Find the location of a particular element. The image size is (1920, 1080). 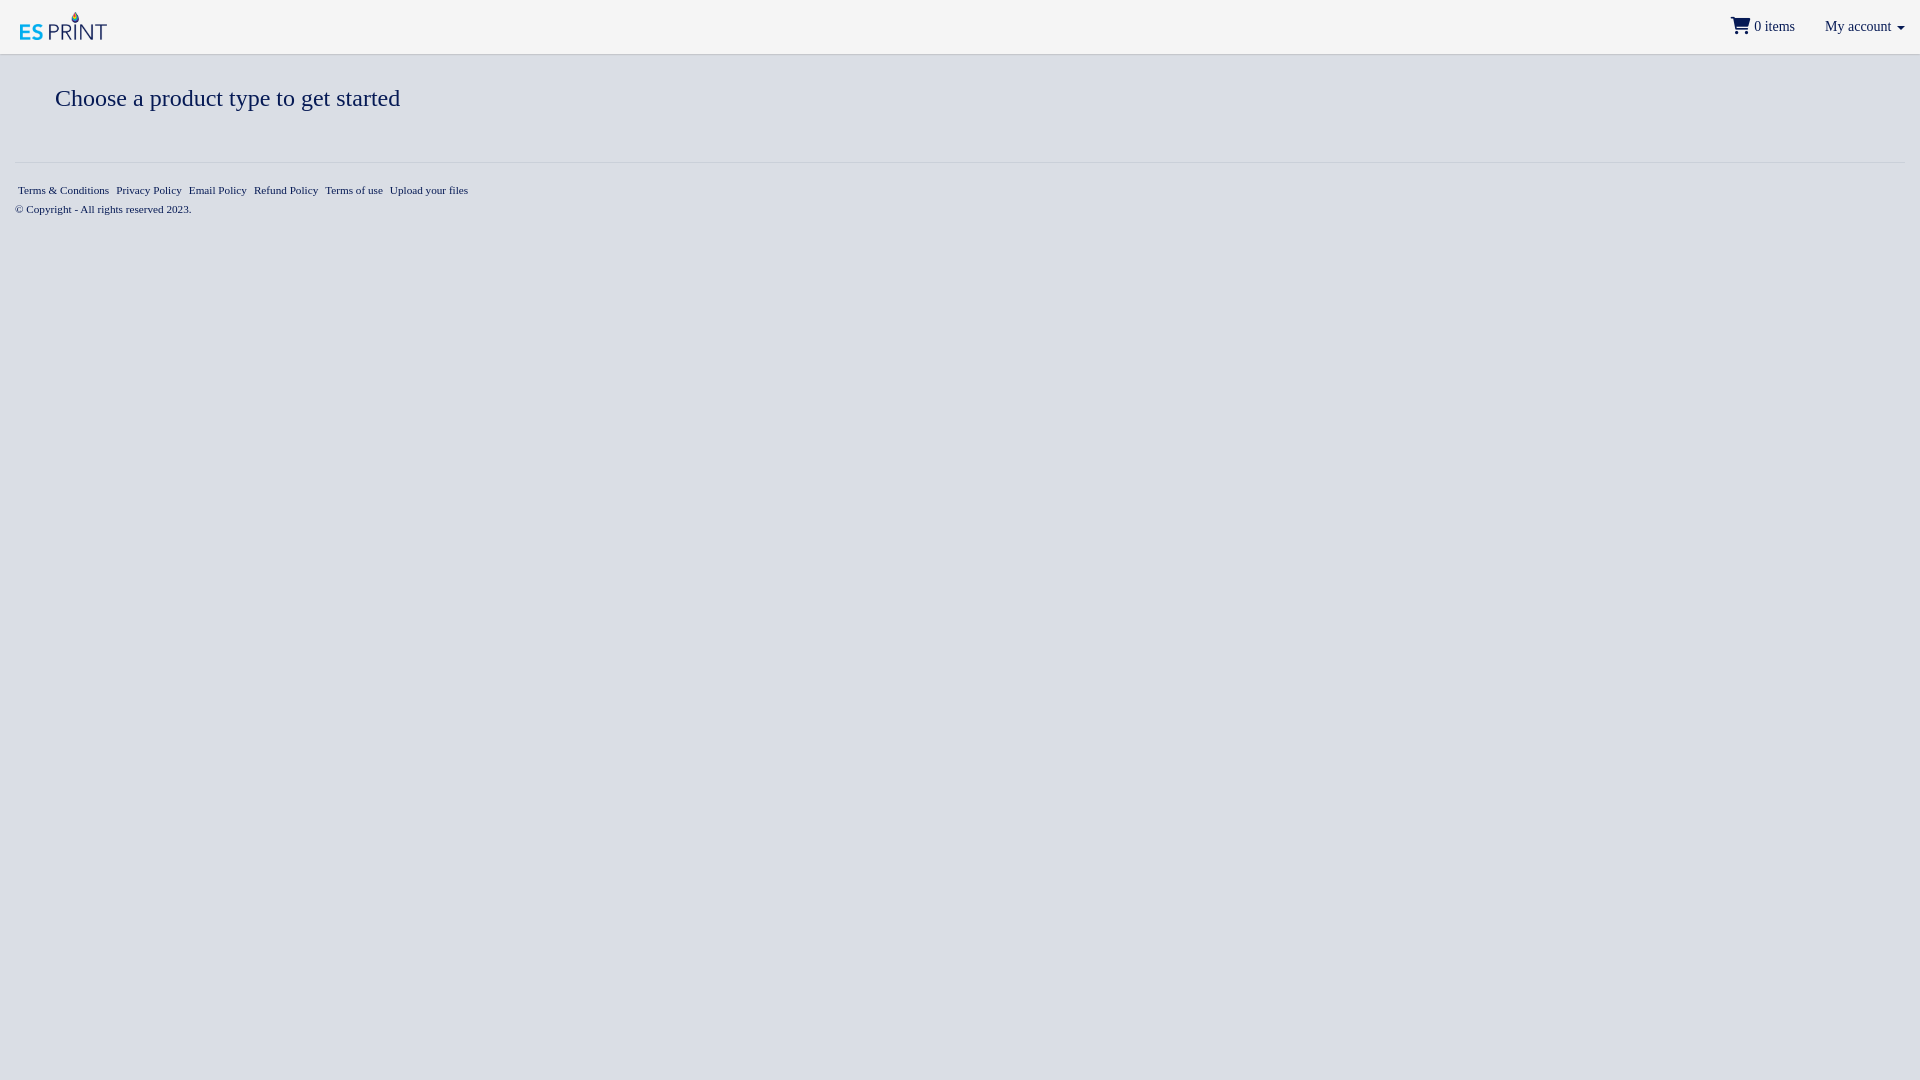

' 0 items' is located at coordinates (1762, 27).